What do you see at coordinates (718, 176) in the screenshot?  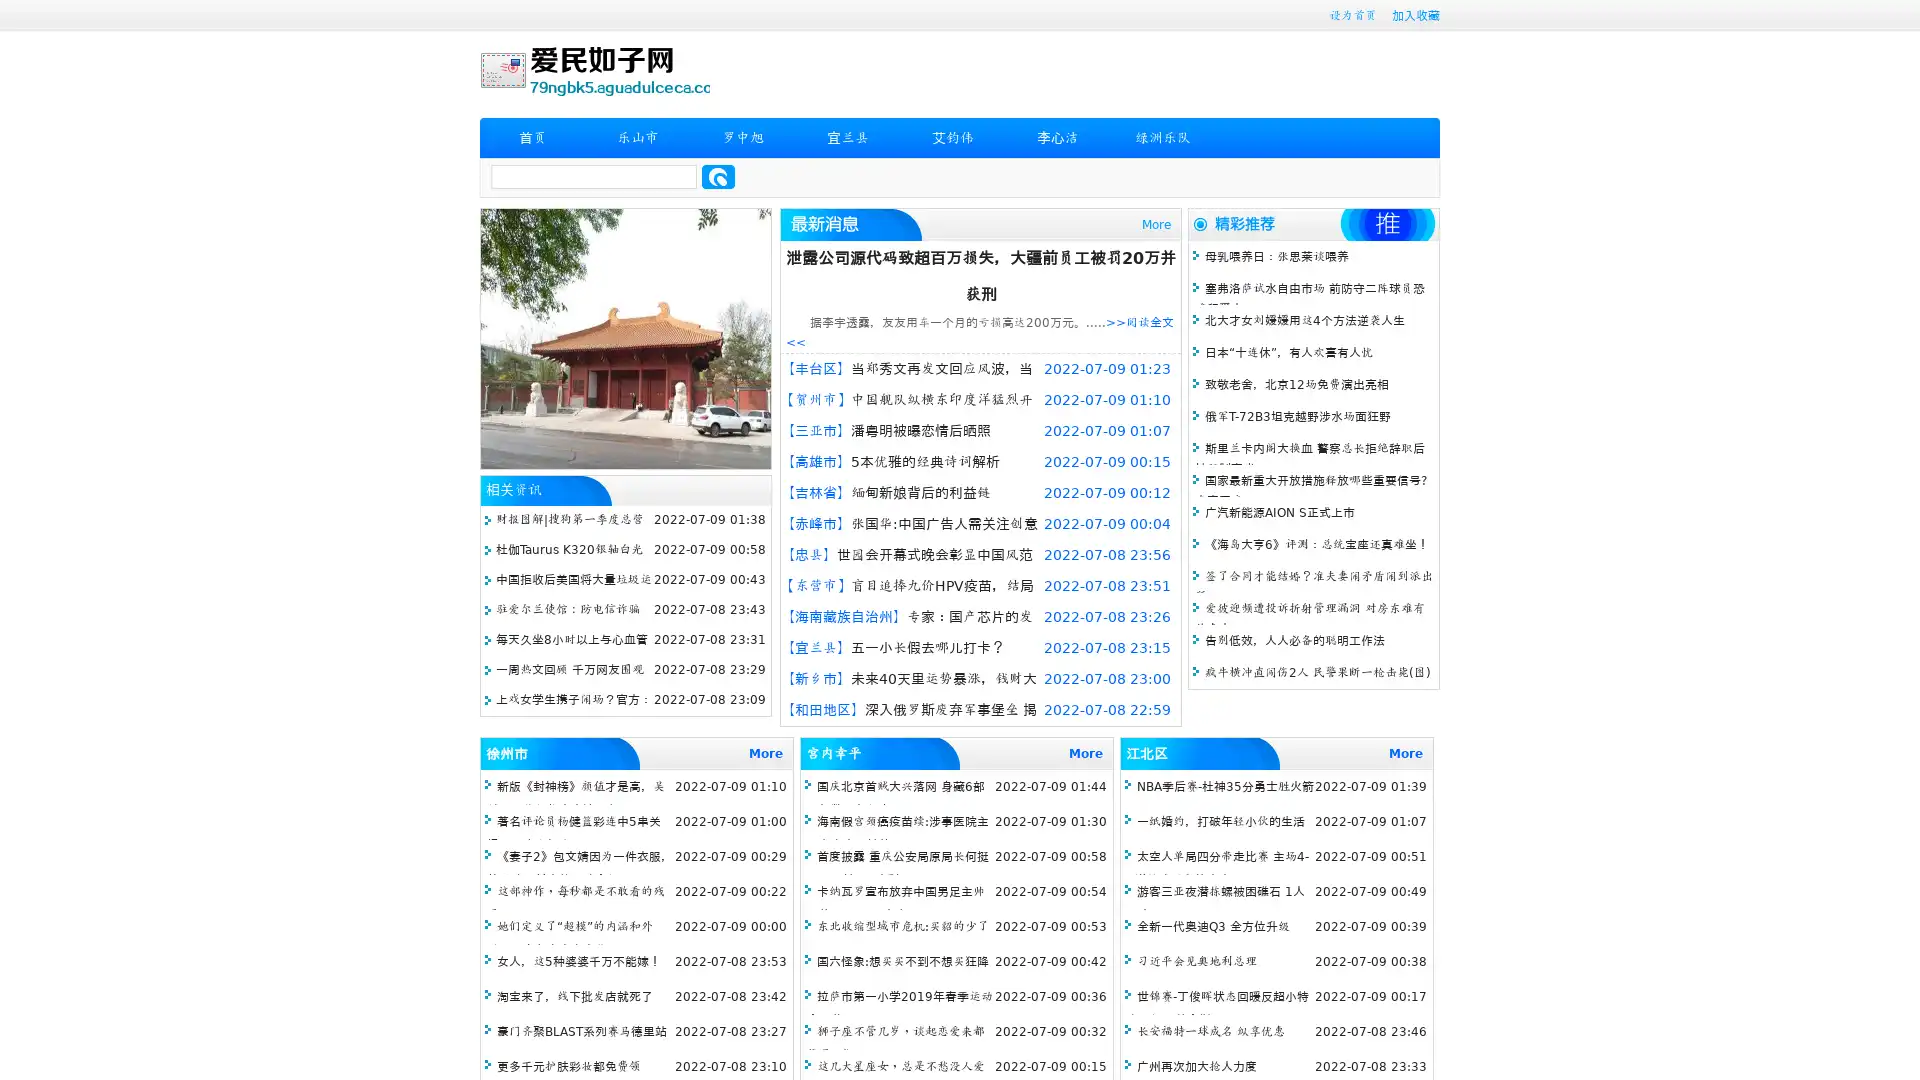 I see `Search` at bounding box center [718, 176].